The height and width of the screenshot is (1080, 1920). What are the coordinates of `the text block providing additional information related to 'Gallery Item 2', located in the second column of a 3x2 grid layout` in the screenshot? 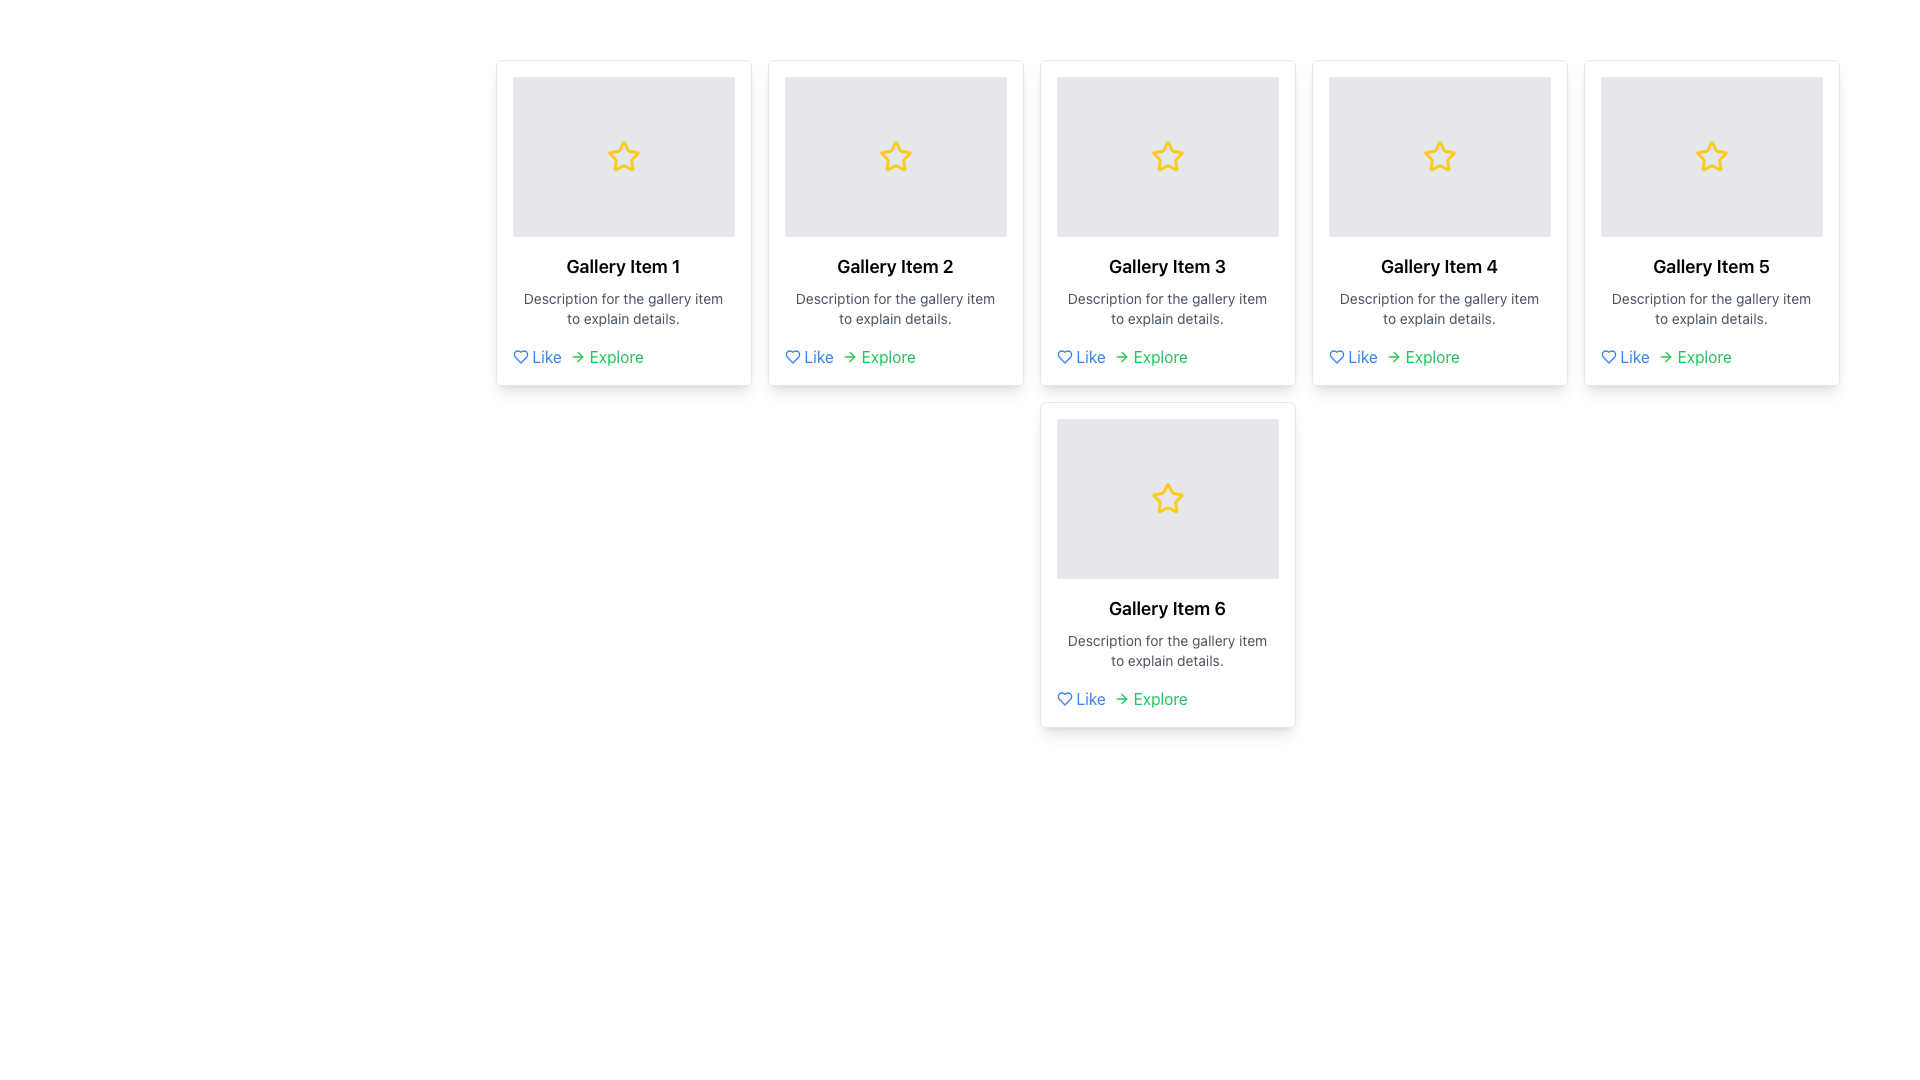 It's located at (894, 308).